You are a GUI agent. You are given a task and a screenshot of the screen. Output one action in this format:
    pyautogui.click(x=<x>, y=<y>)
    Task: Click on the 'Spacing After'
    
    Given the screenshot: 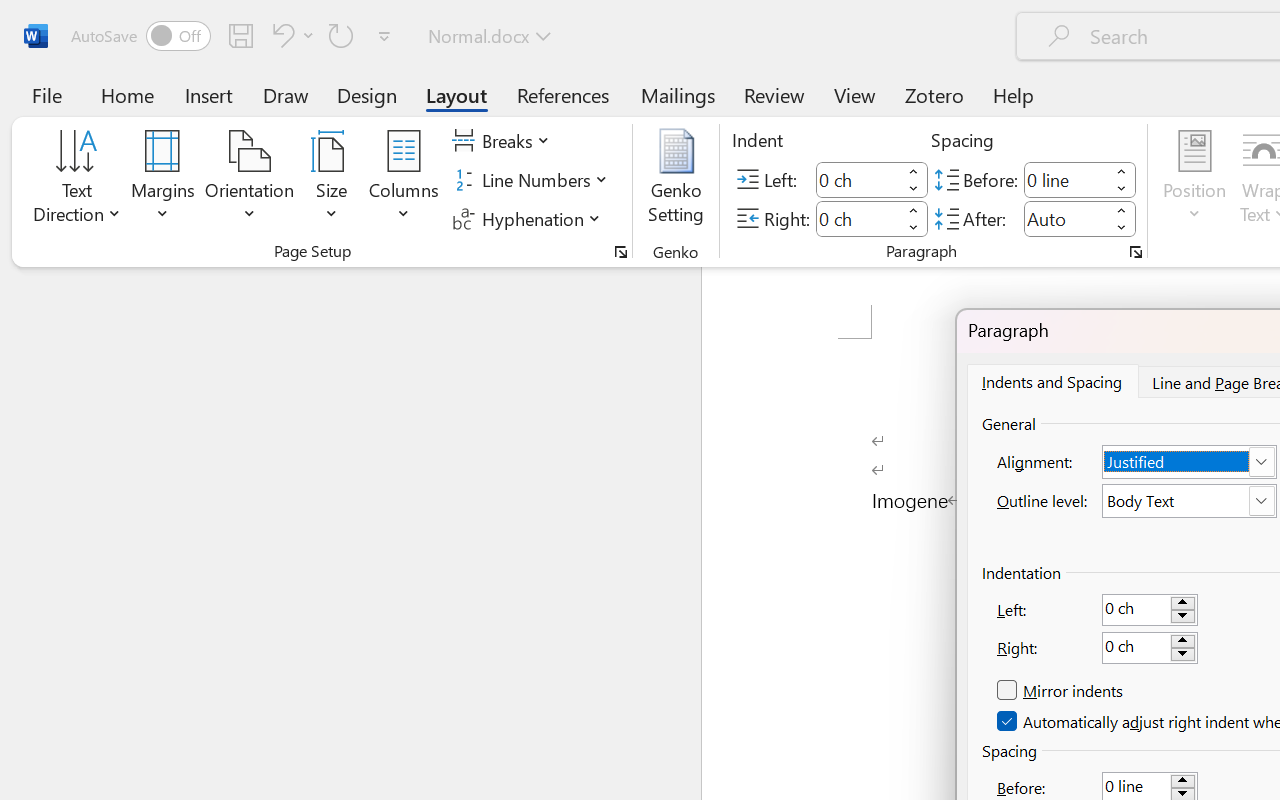 What is the action you would take?
    pyautogui.click(x=1065, y=218)
    